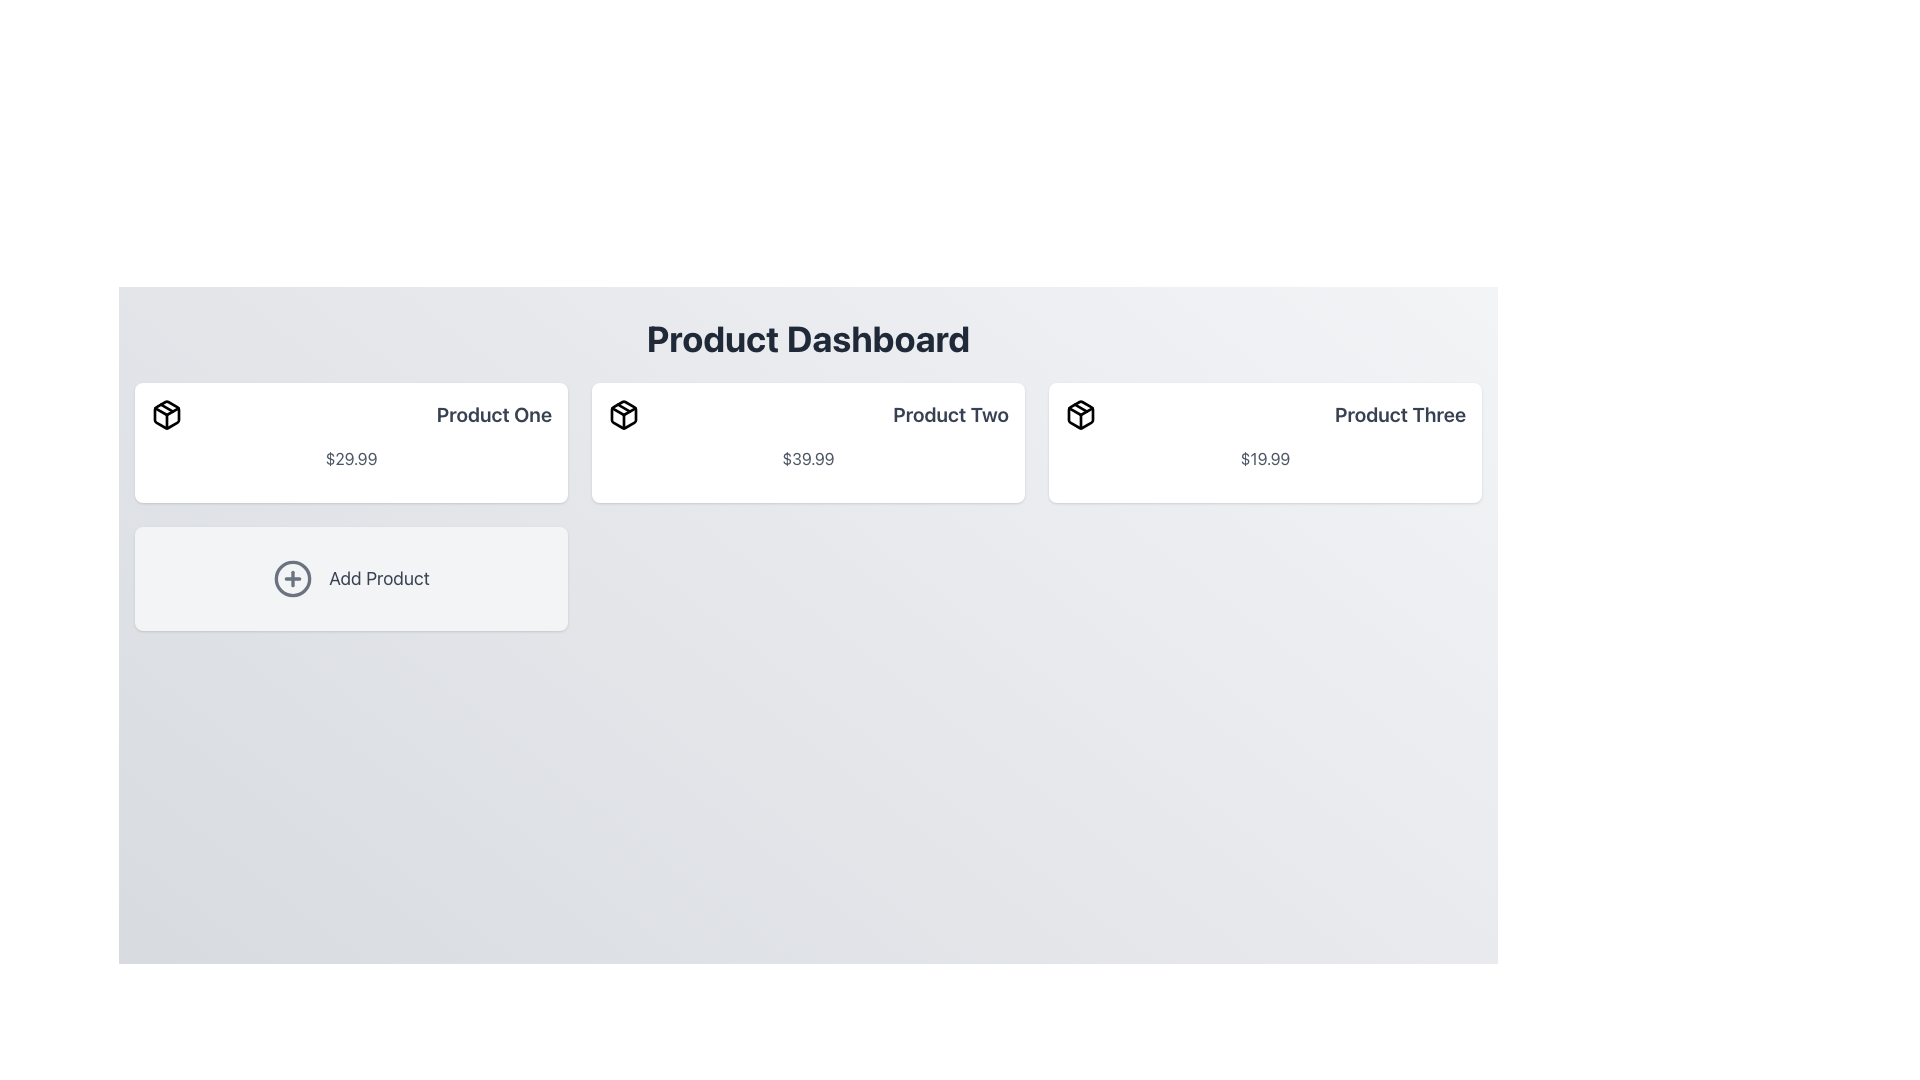 The height and width of the screenshot is (1080, 1920). Describe the element at coordinates (949, 414) in the screenshot. I see `the text label reading 'Product Two', which is styled with a bold and larger font size in dark gray, located in the top-right part of the second product card` at that location.